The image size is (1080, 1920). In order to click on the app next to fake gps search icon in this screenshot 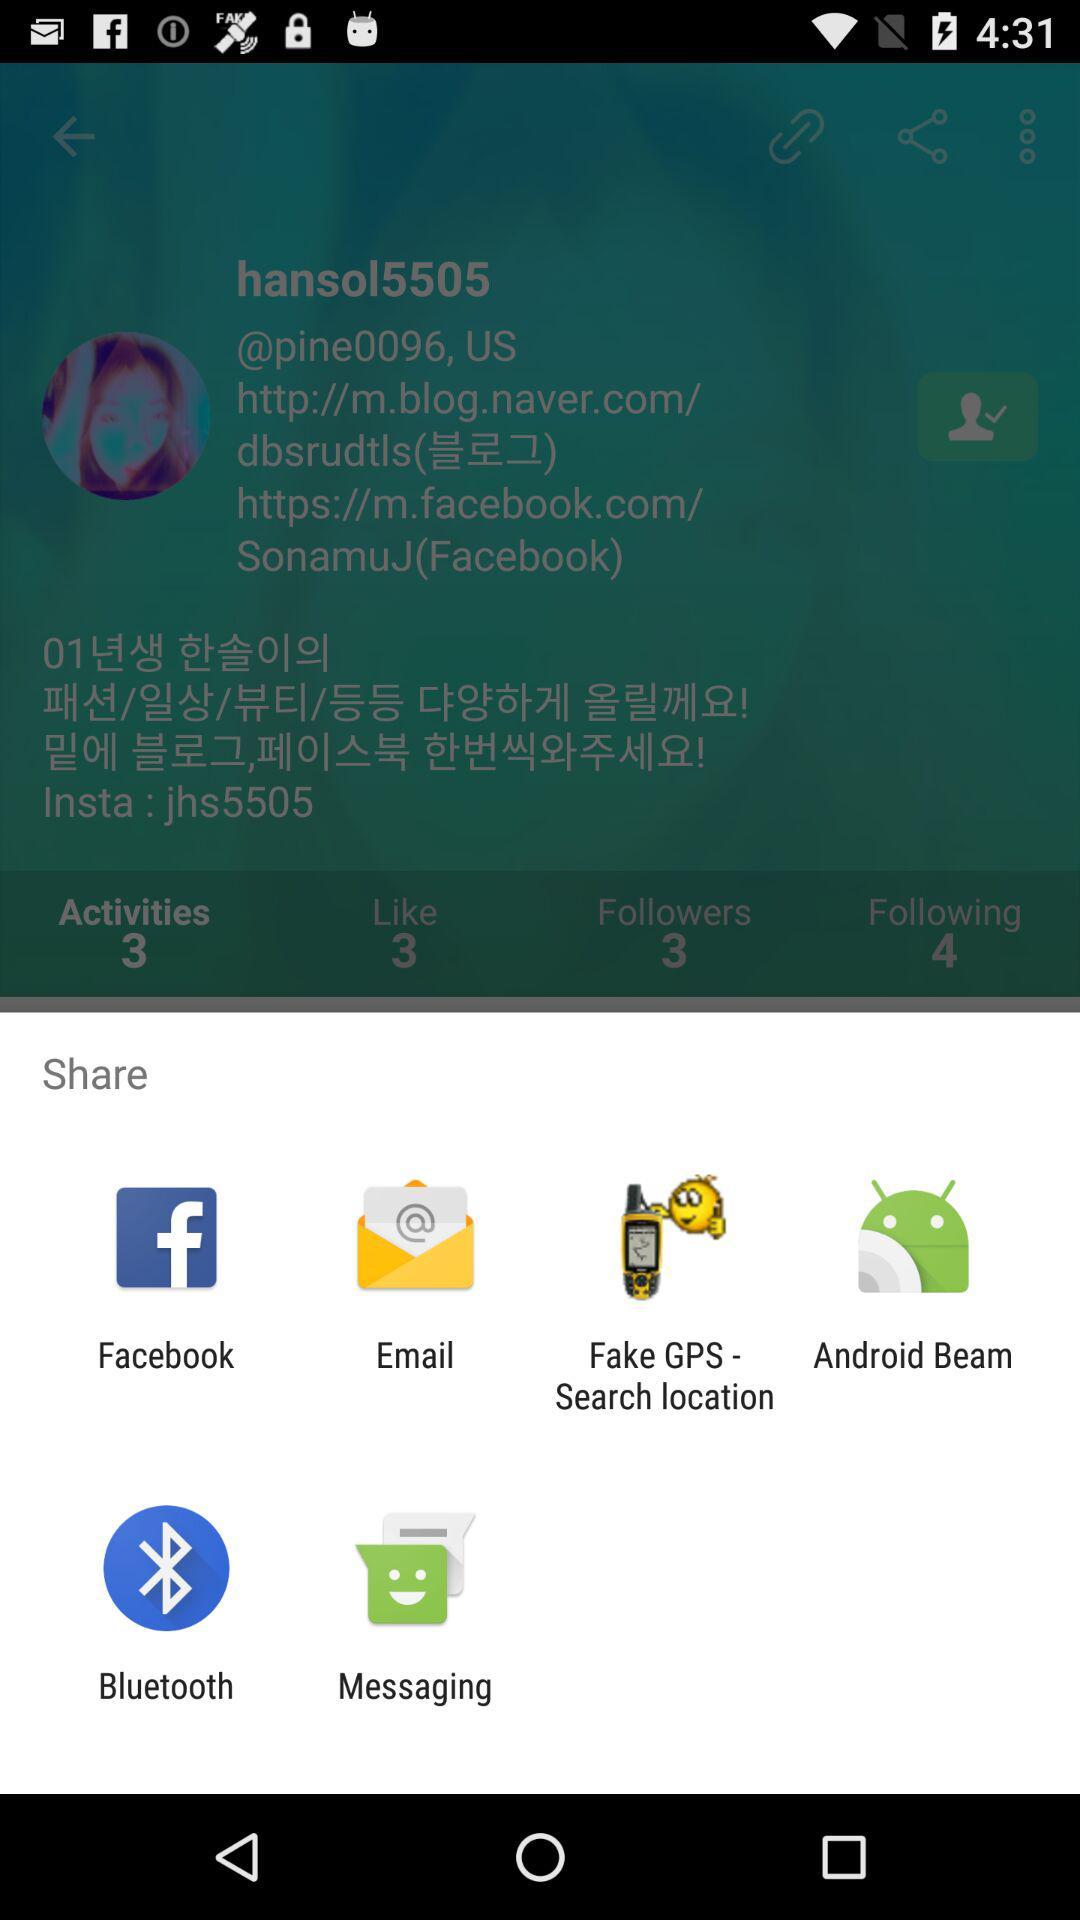, I will do `click(414, 1374)`.